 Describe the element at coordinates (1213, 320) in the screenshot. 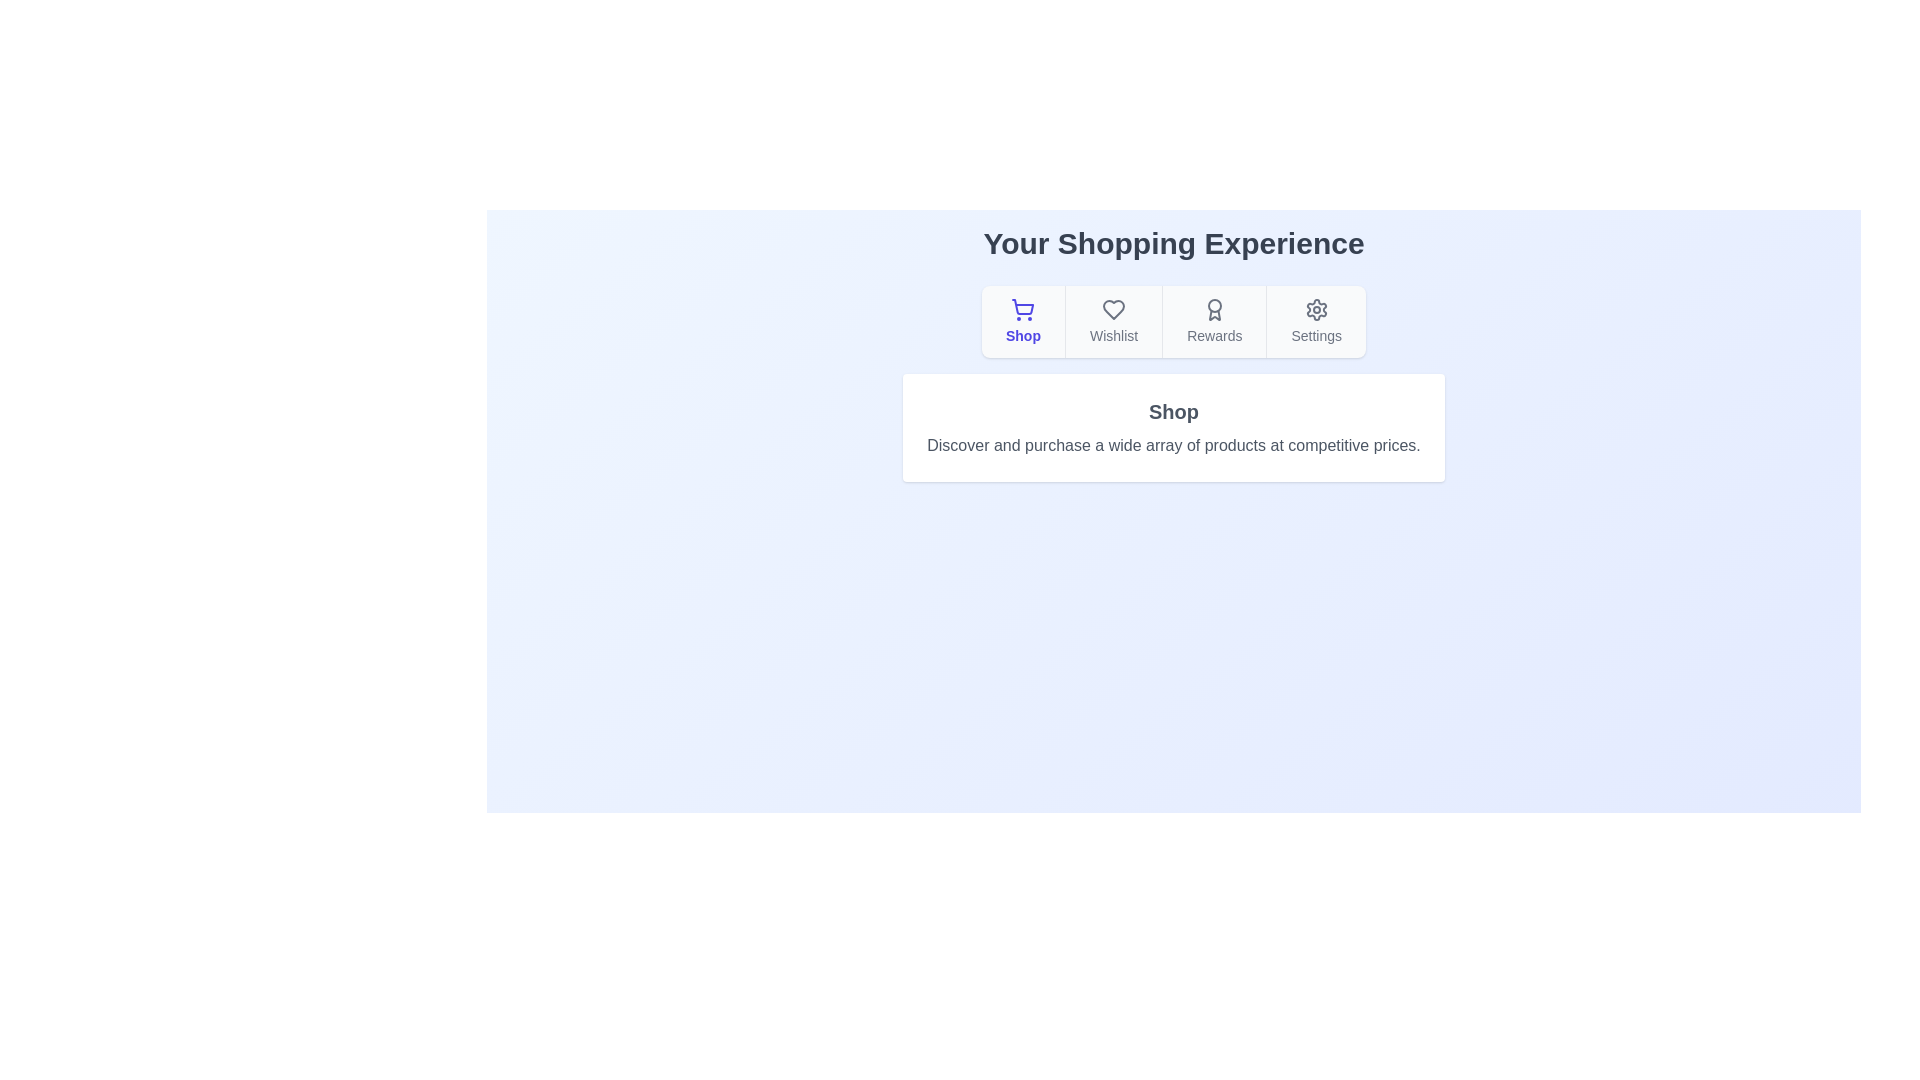

I see `the tab labeled Rewards` at that location.